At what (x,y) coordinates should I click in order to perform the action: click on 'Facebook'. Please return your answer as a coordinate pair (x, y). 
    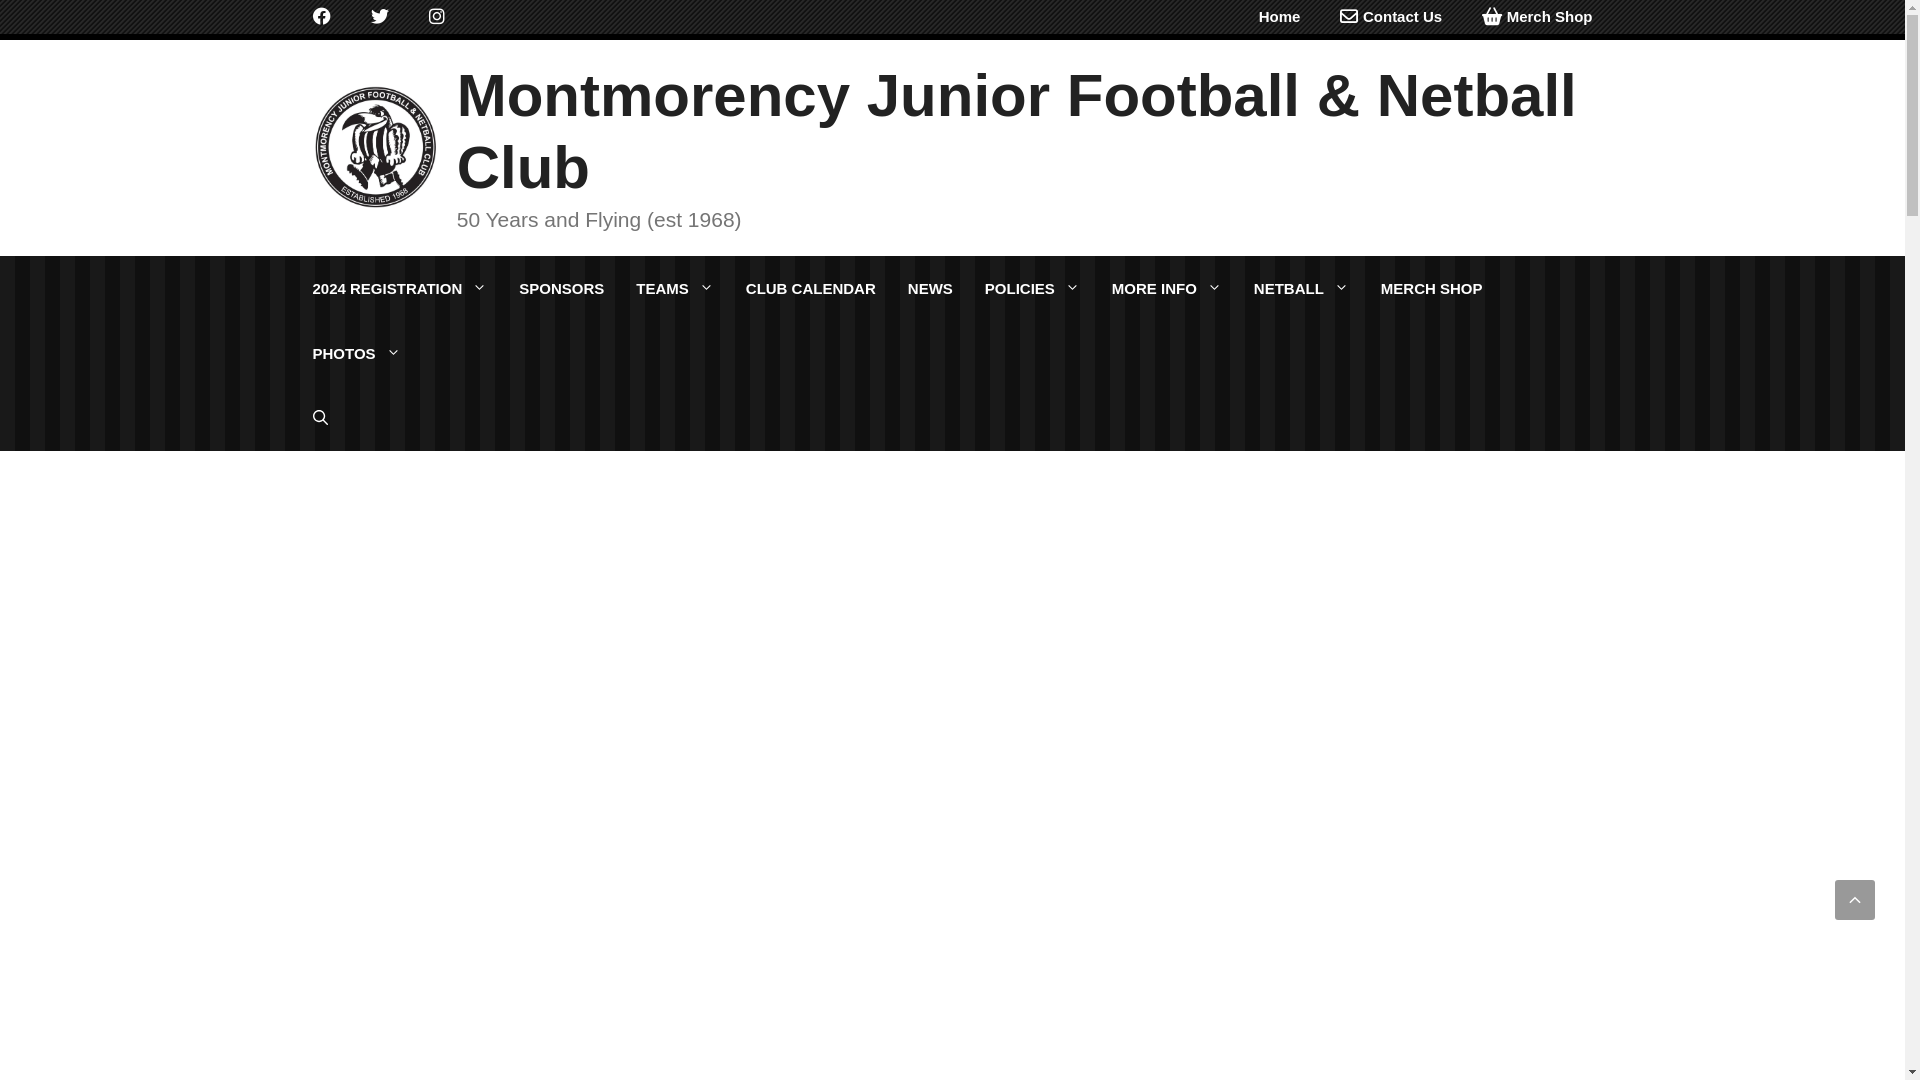
    Looking at the image, I should click on (321, 16).